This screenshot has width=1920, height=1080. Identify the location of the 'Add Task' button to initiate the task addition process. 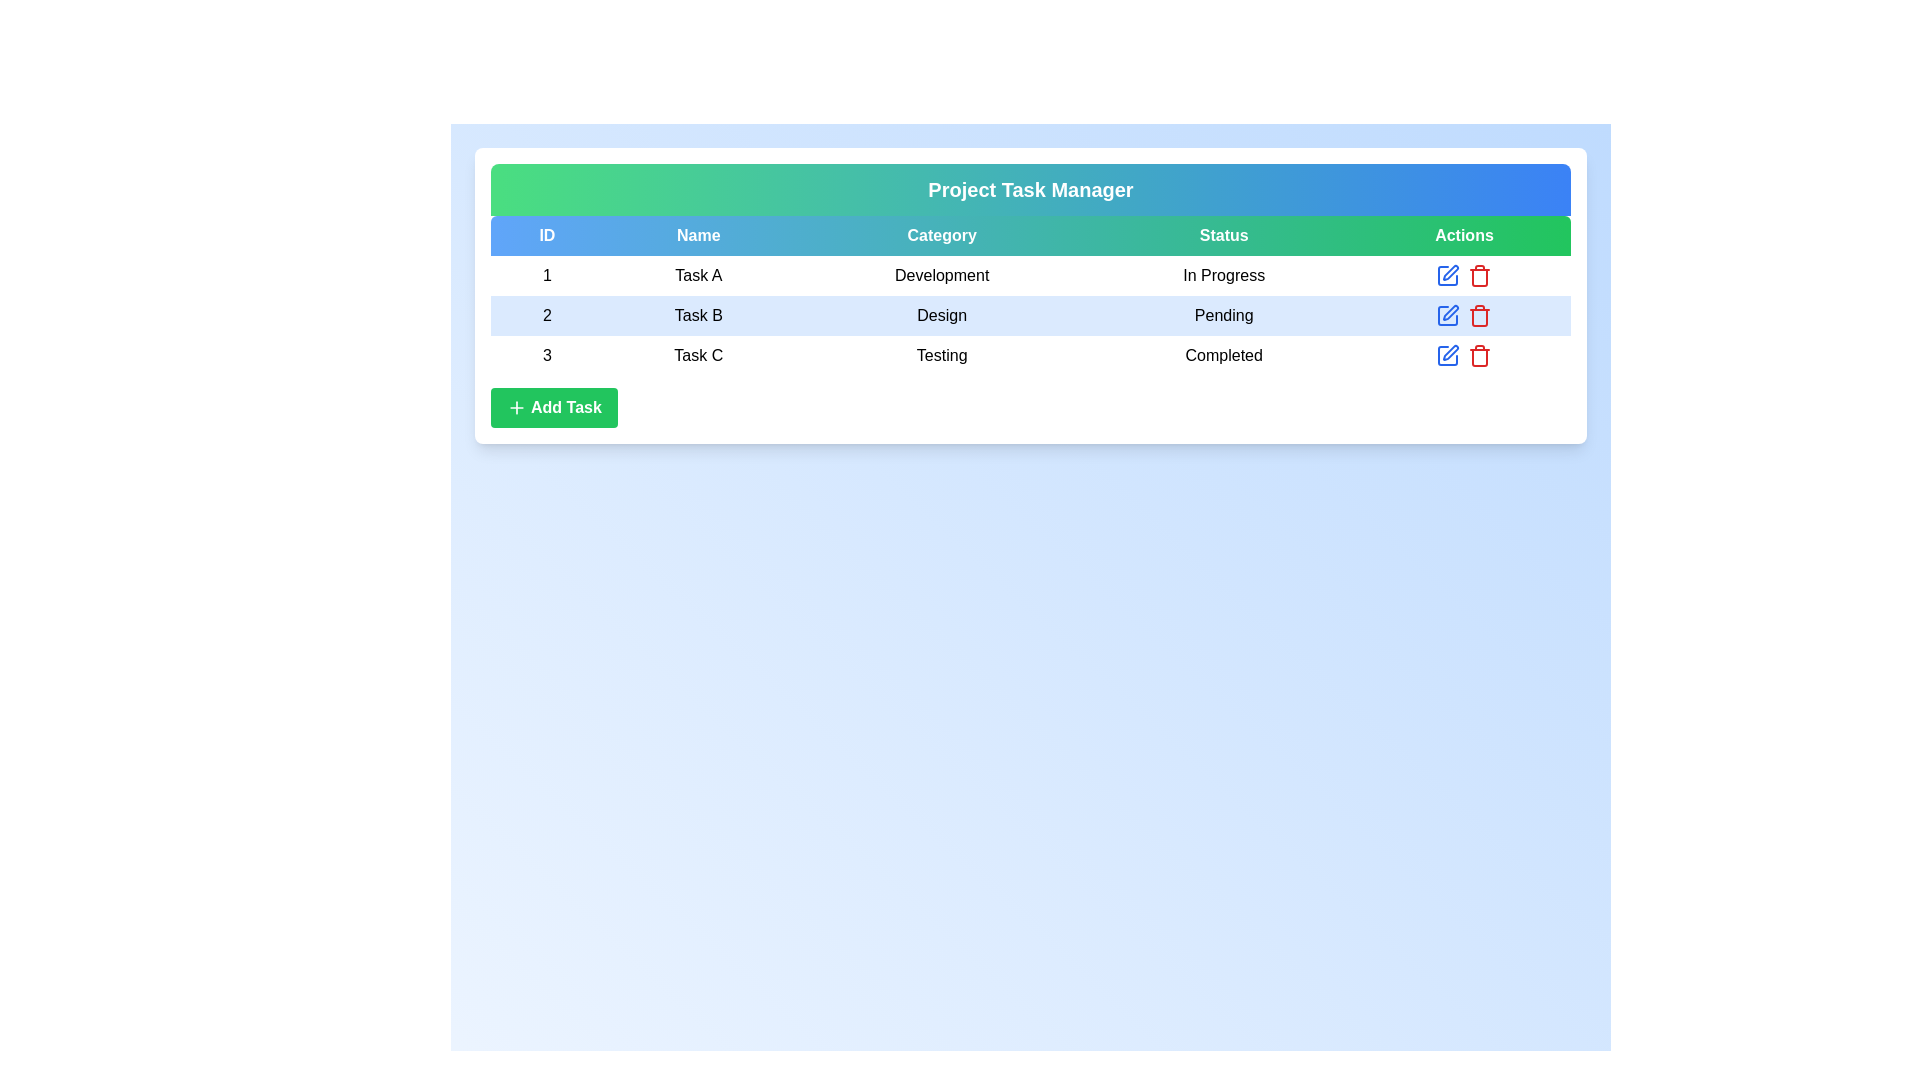
(553, 407).